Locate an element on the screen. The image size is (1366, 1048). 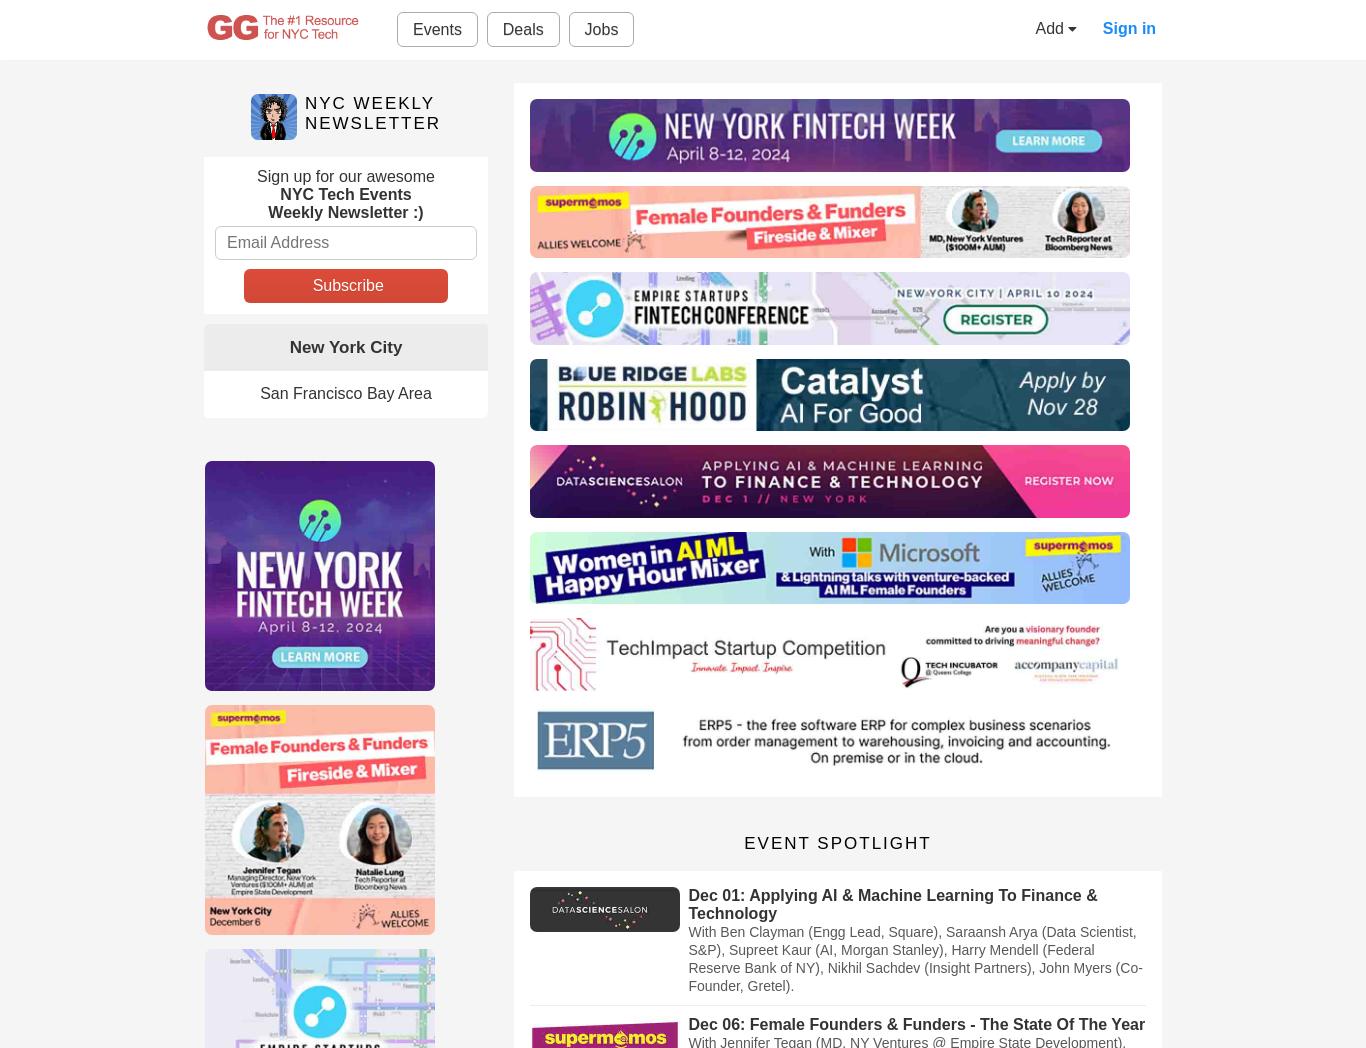
'San Francisco Bay Area' is located at coordinates (344, 392).